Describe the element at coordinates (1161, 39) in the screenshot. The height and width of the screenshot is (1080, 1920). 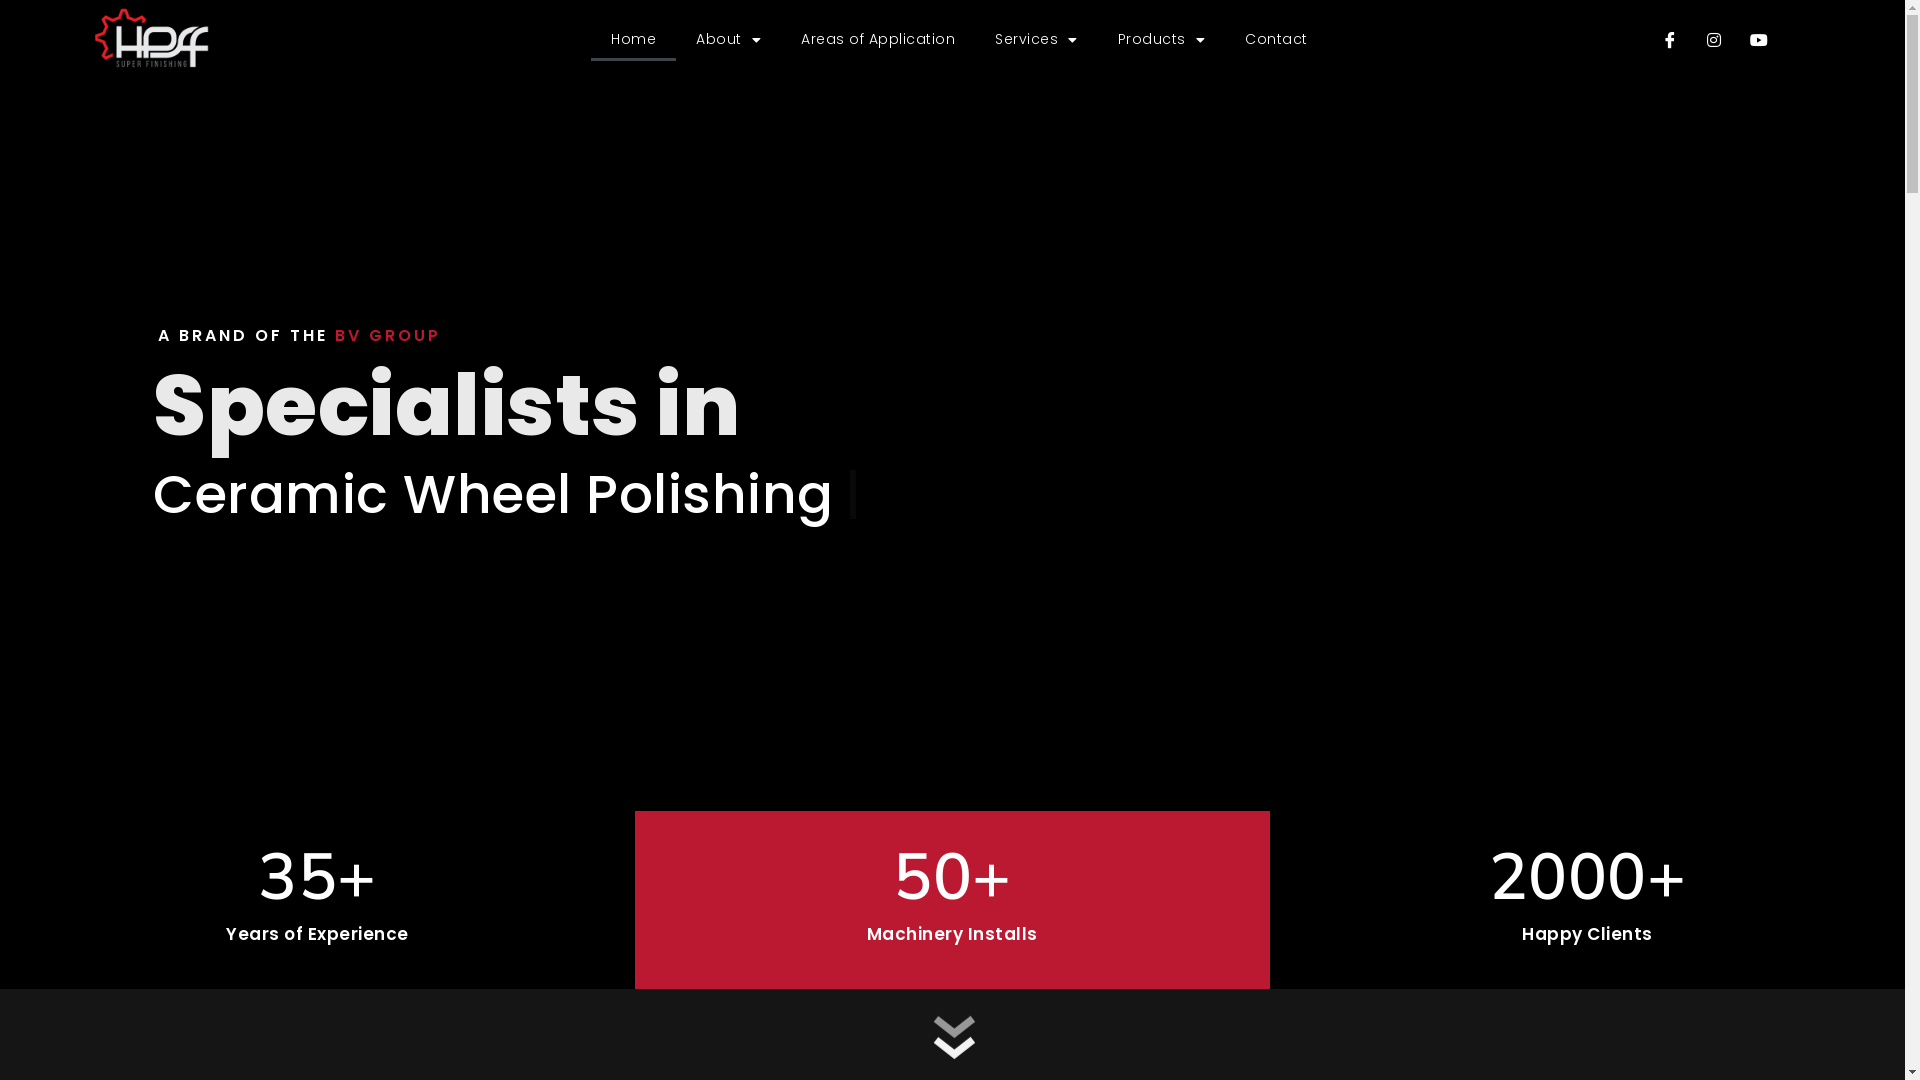
I see `'Products'` at that location.